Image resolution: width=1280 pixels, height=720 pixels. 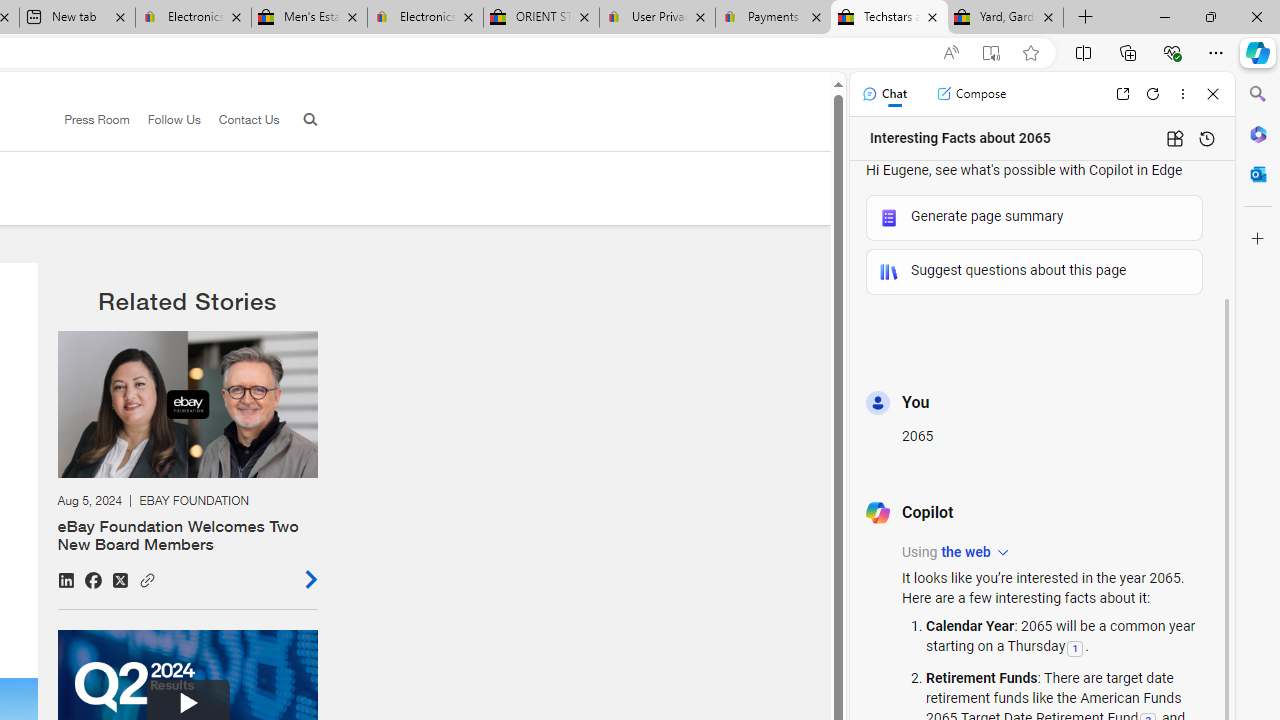 I want to click on 'User Privacy Notice | eBay', so click(x=657, y=17).